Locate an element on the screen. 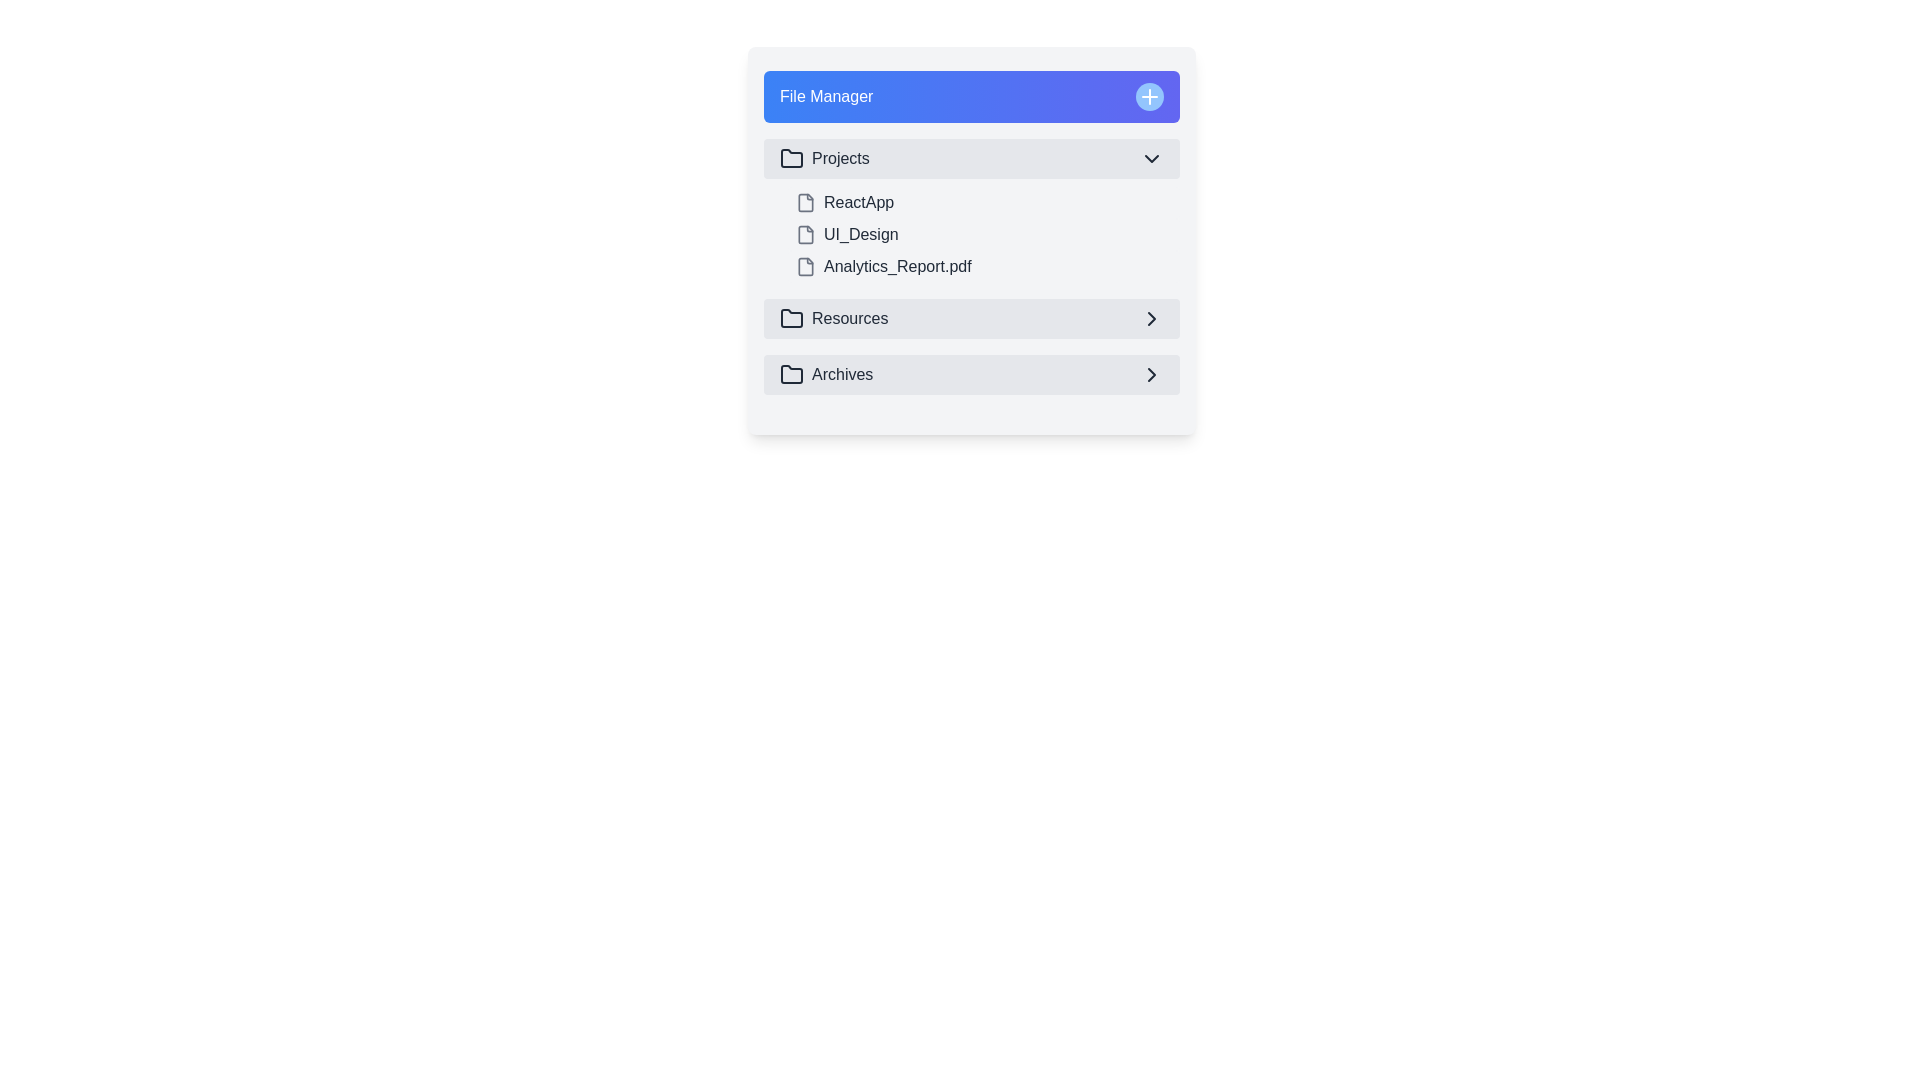 This screenshot has width=1920, height=1080. the 'UI_Design' file entry in the 'Projects' section of the file manager is located at coordinates (860, 234).